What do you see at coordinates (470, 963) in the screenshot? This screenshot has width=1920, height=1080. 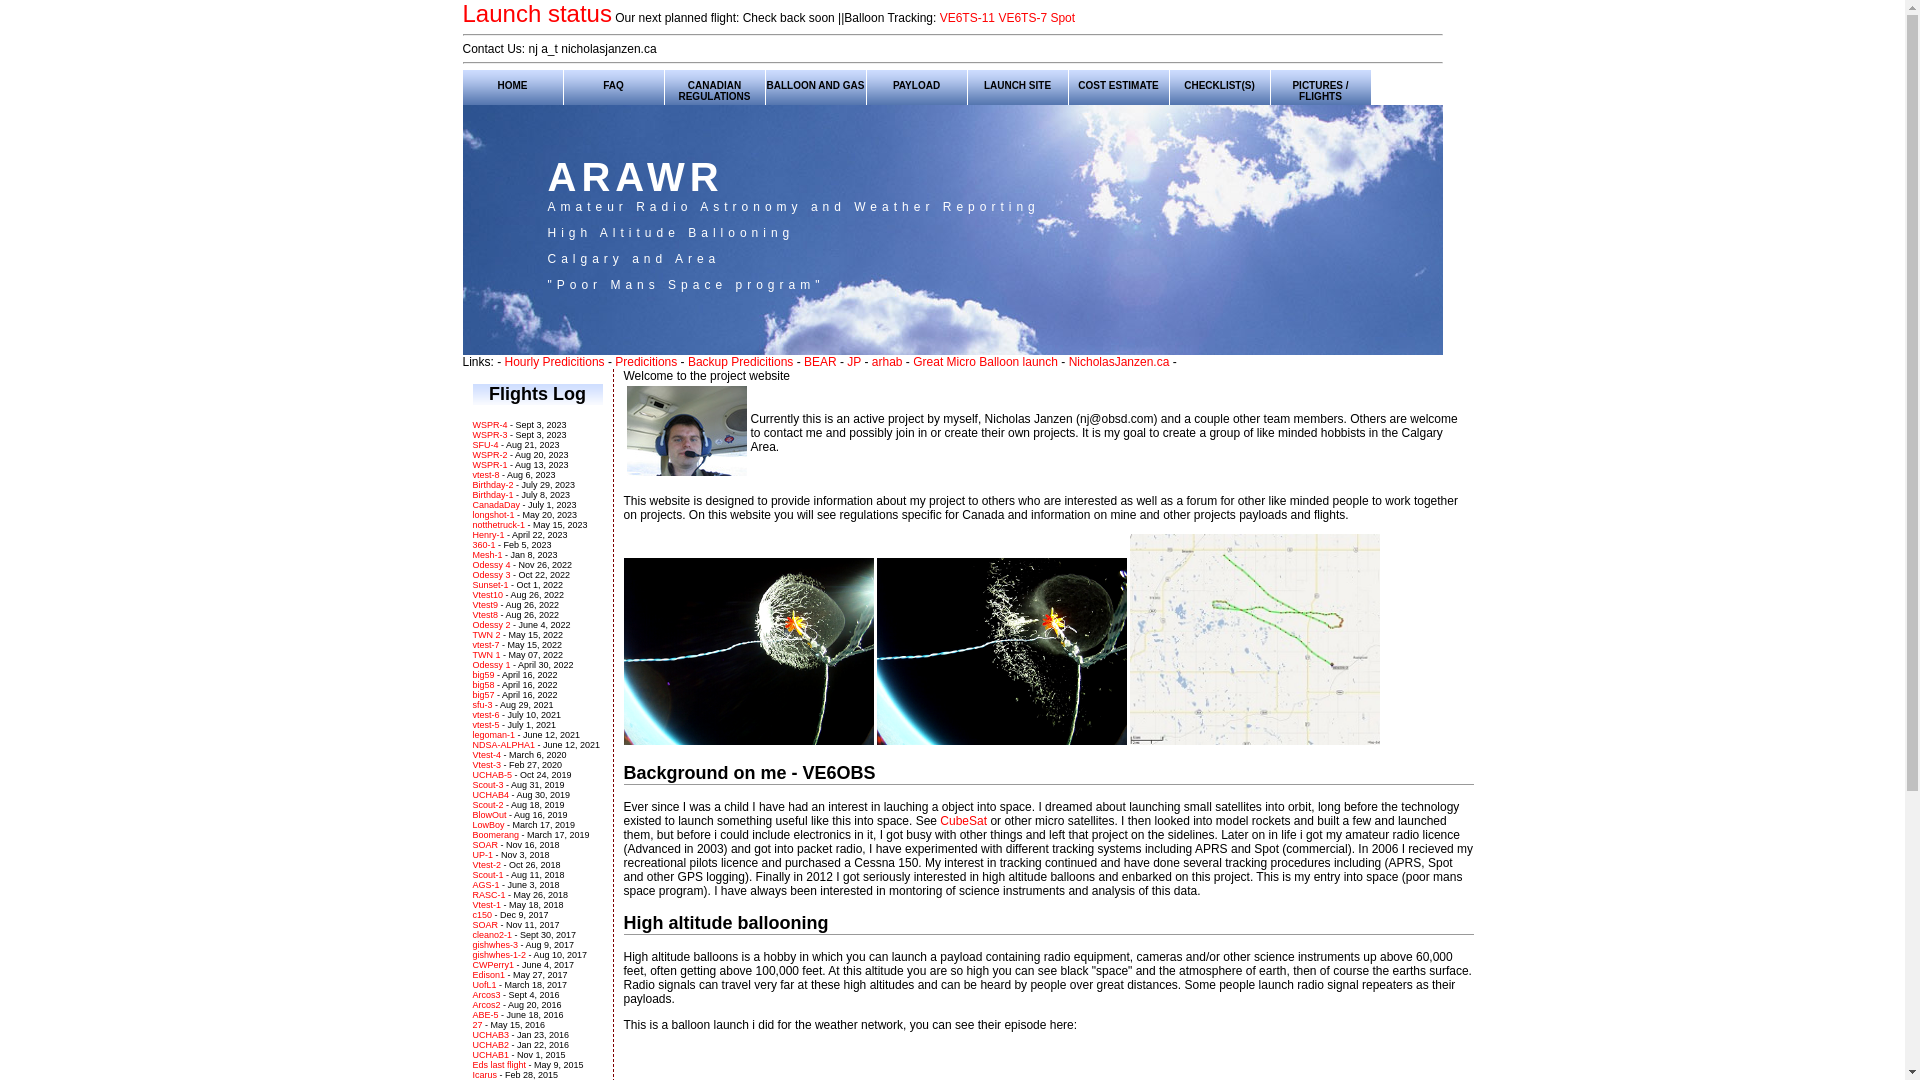 I see `'CWPerry1'` at bounding box center [470, 963].